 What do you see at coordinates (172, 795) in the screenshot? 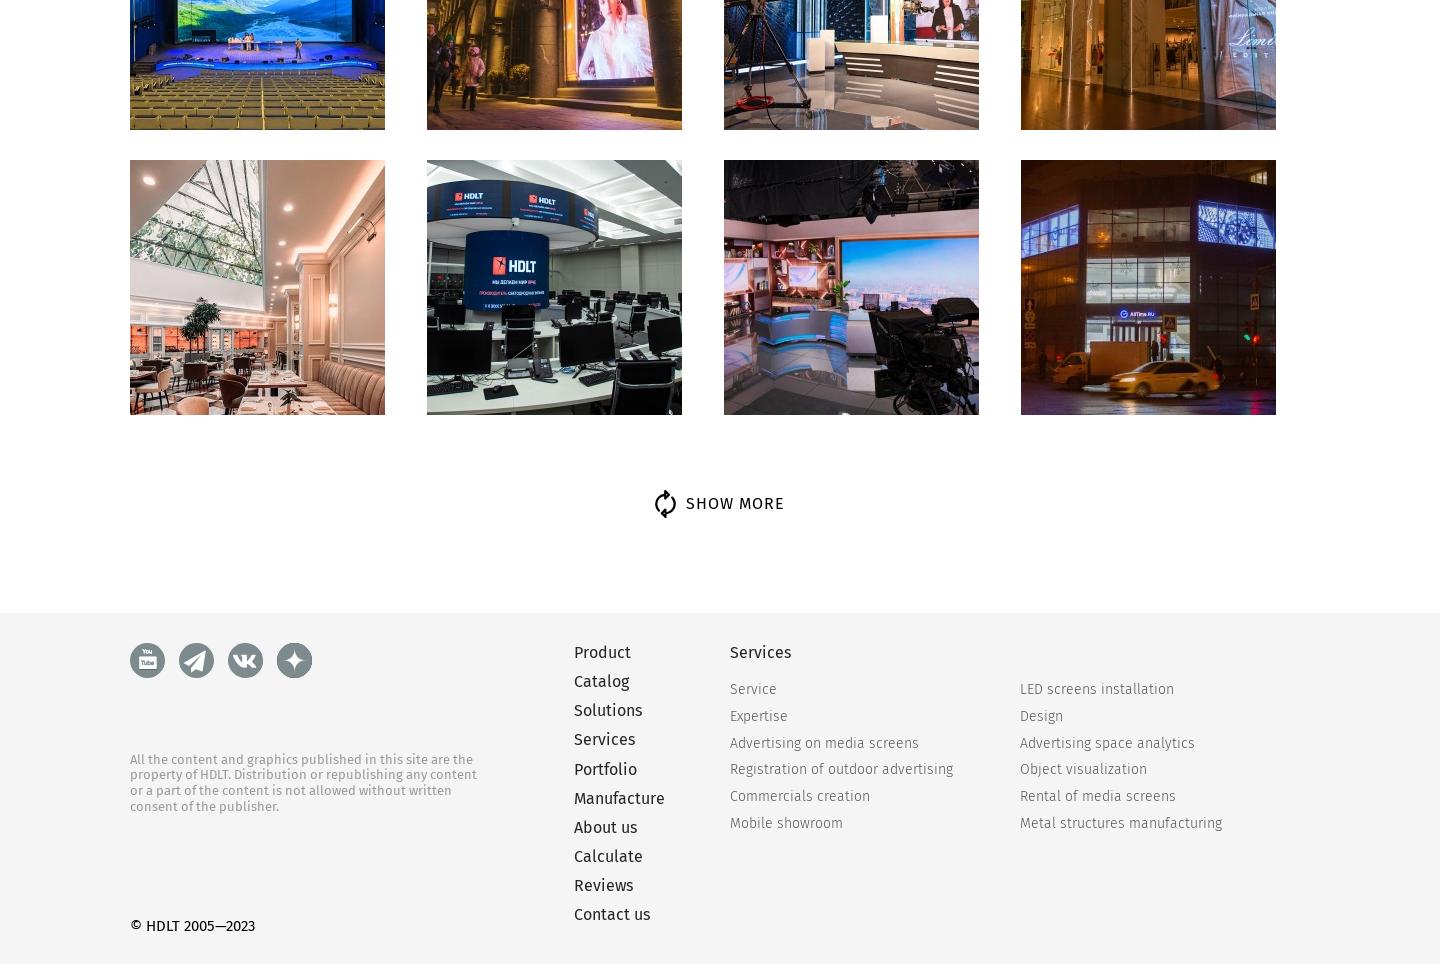
I see `'Showcase'` at bounding box center [172, 795].